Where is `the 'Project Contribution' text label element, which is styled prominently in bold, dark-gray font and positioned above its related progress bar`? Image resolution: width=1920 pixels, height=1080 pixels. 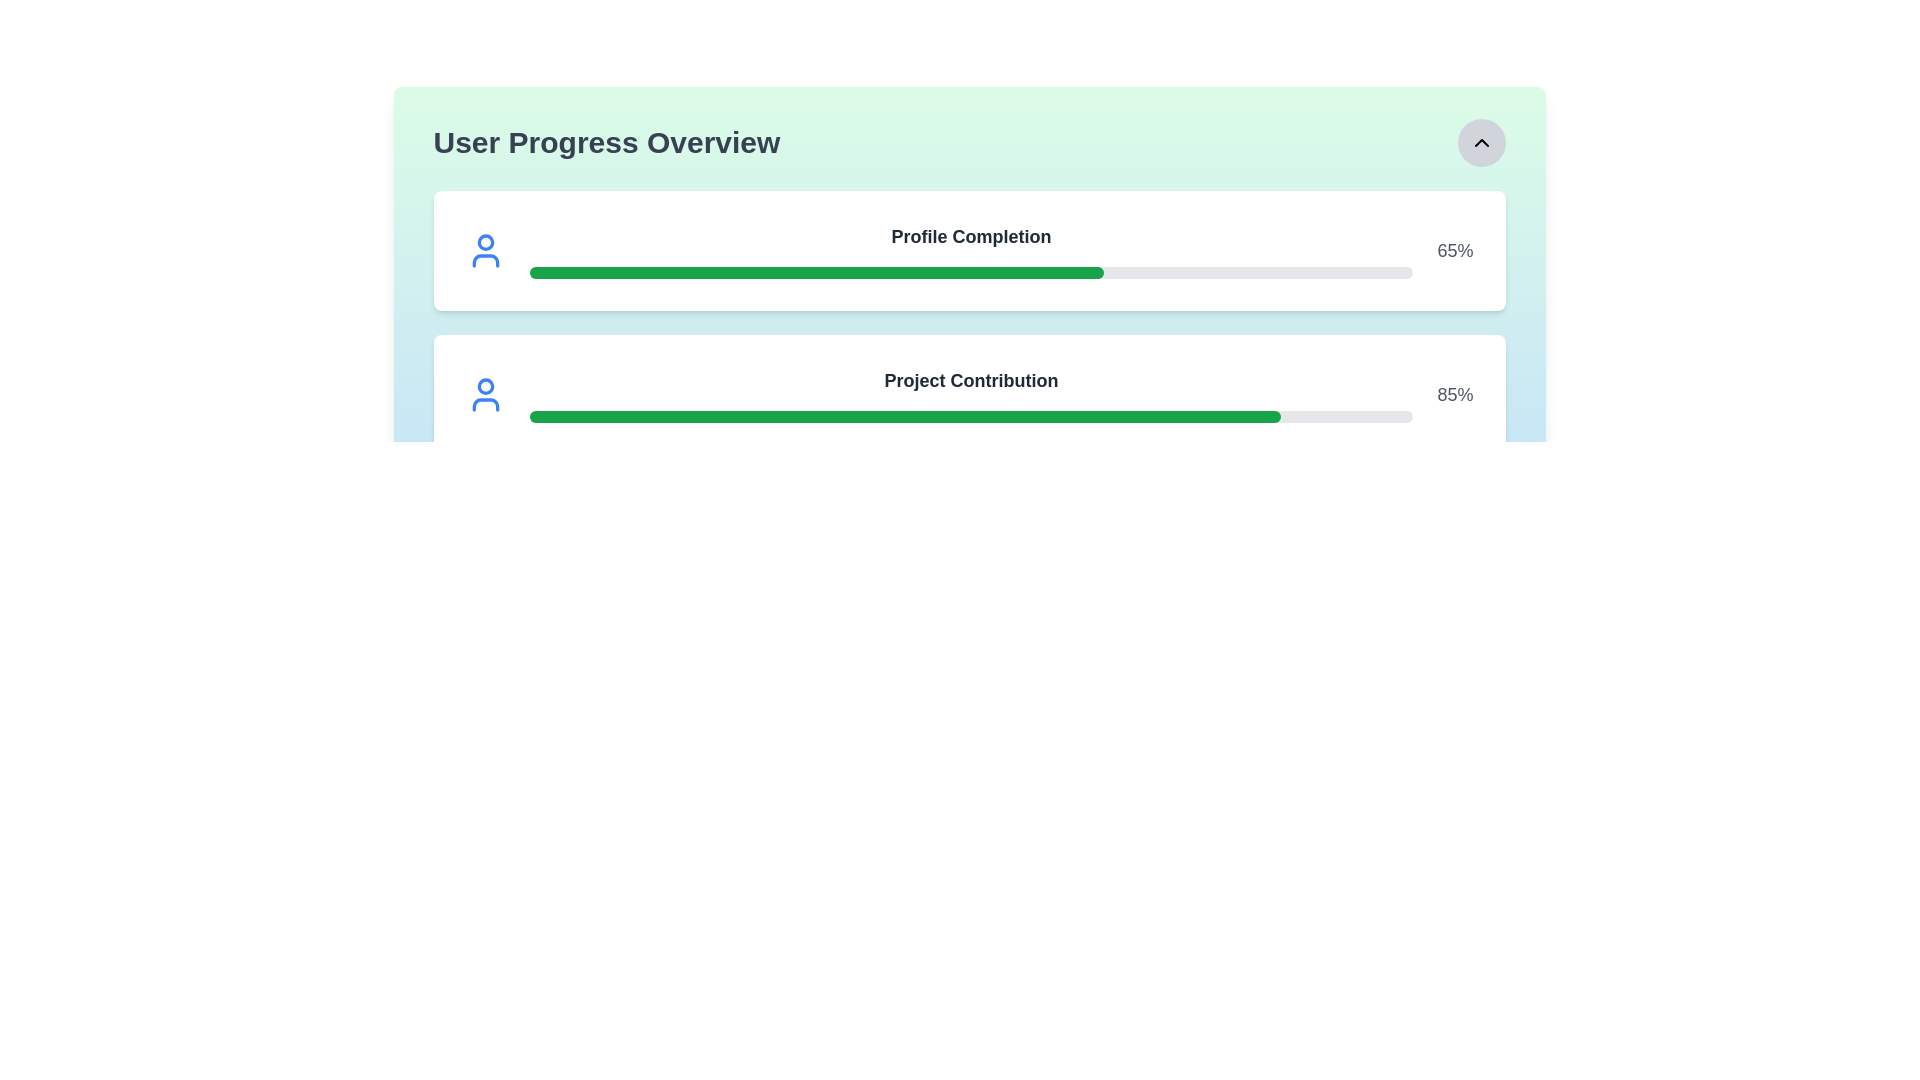
the 'Project Contribution' text label element, which is styled prominently in bold, dark-gray font and positioned above its related progress bar is located at coordinates (971, 381).